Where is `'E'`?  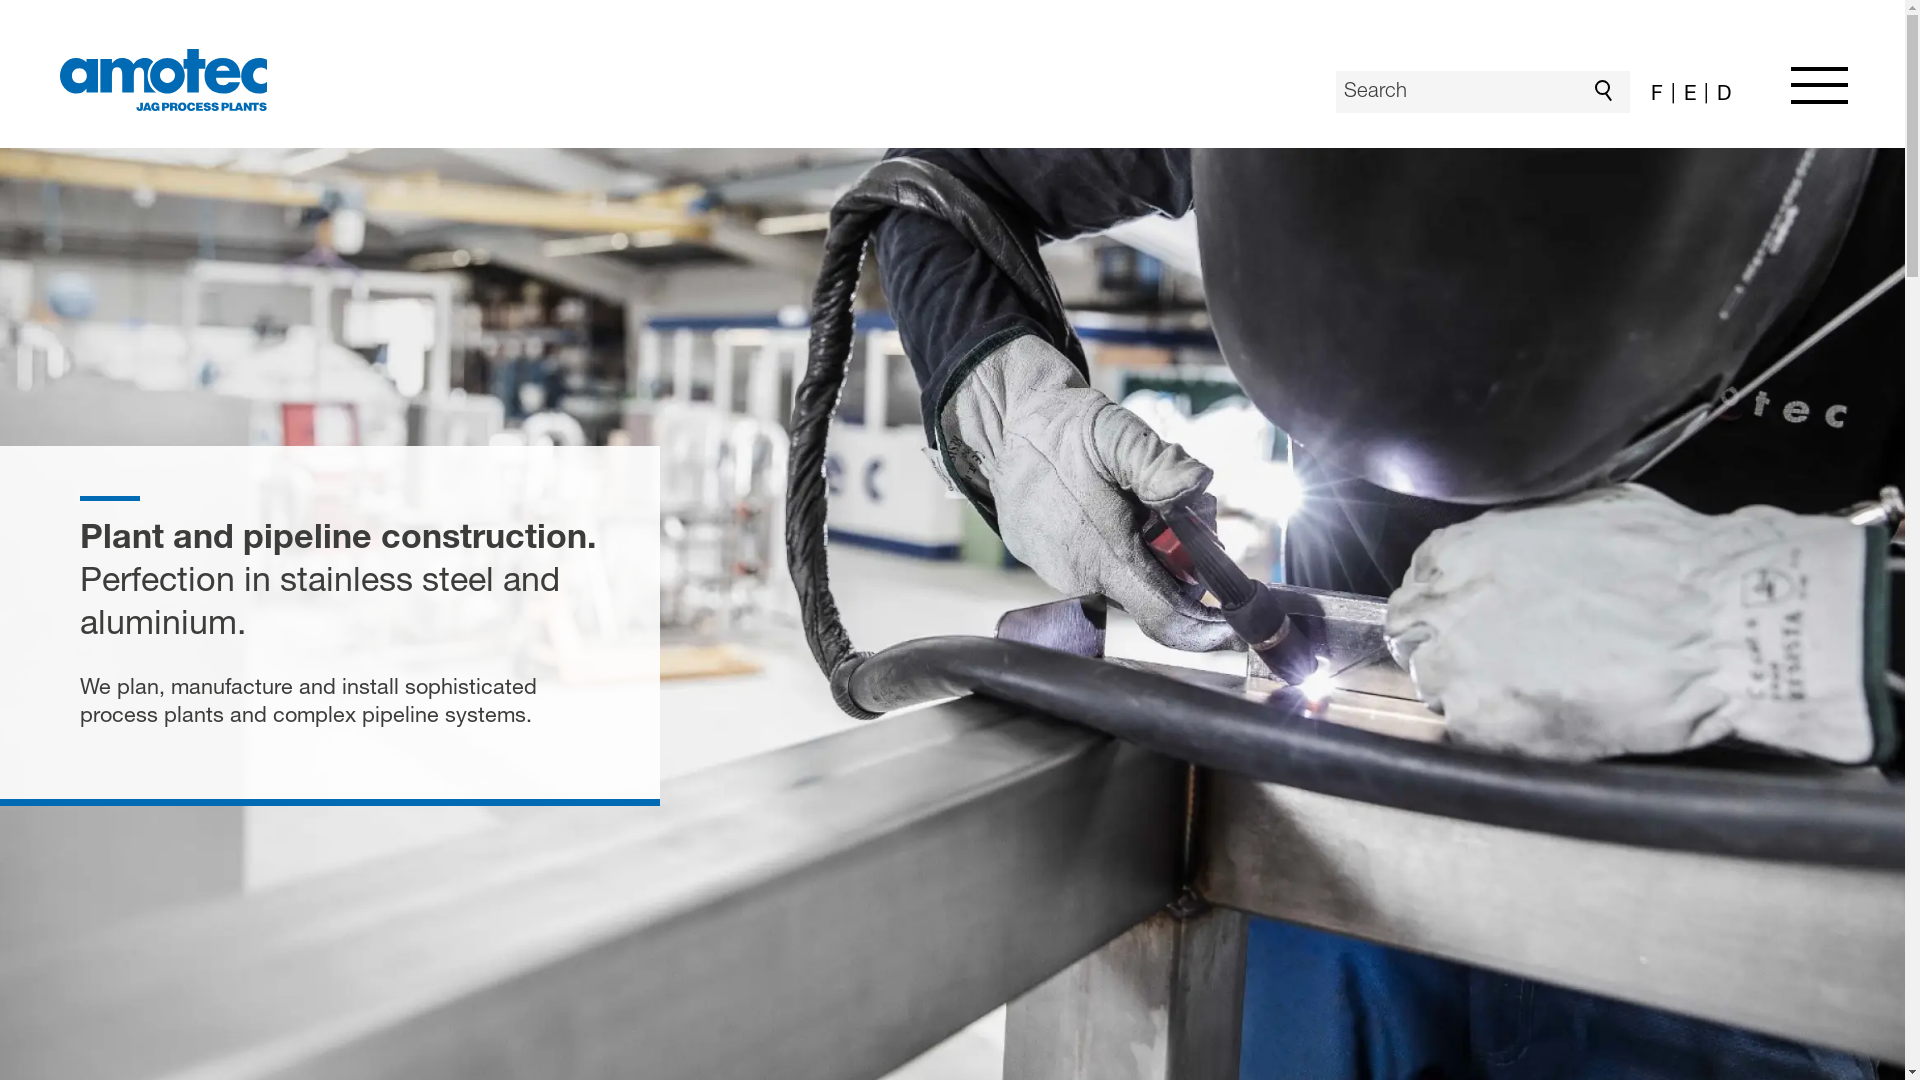 'E' is located at coordinates (1682, 96).